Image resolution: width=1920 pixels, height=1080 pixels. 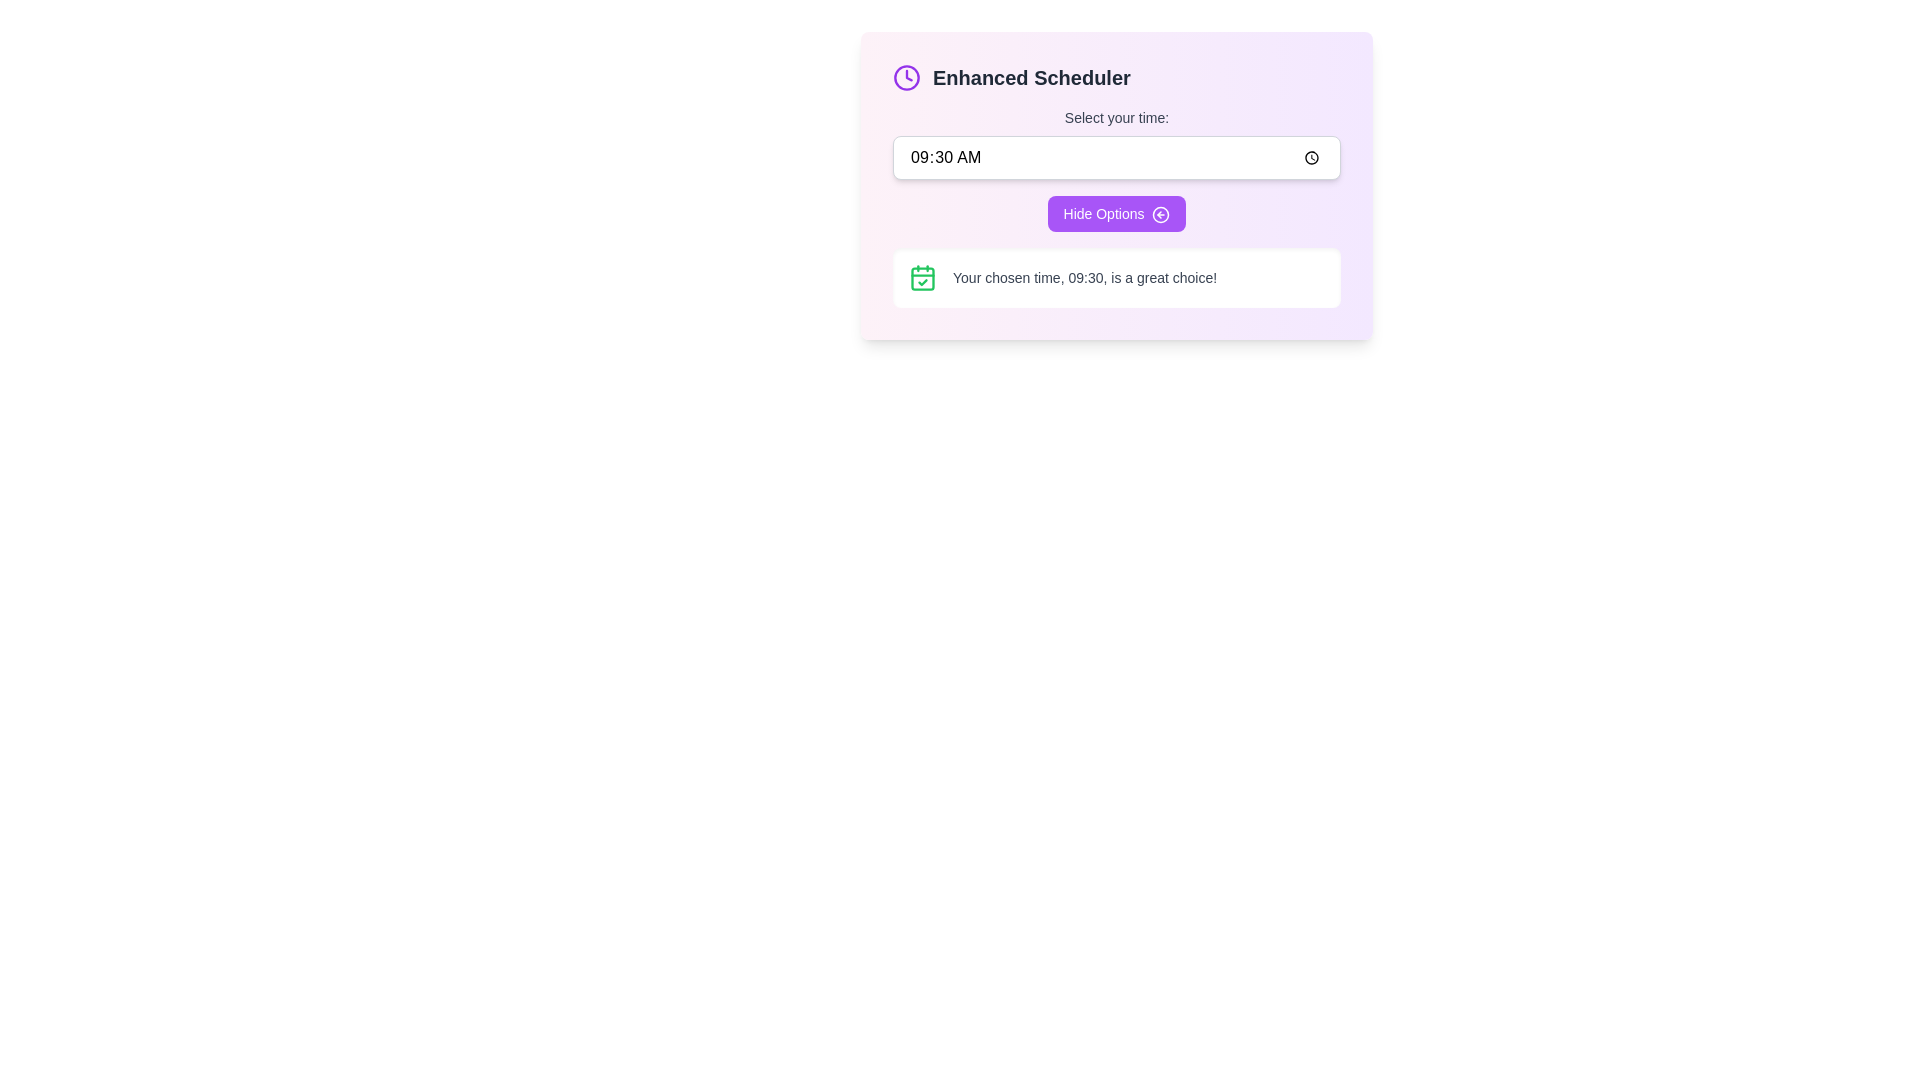 I want to click on the 'Hide Options' button in the central scheduling interface, so click(x=1116, y=185).